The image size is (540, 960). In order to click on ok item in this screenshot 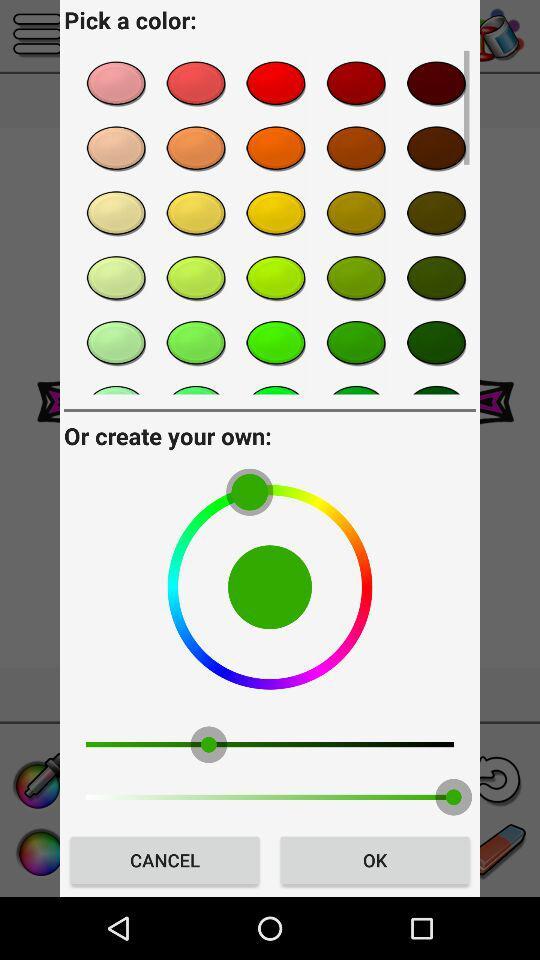, I will do `click(374, 859)`.